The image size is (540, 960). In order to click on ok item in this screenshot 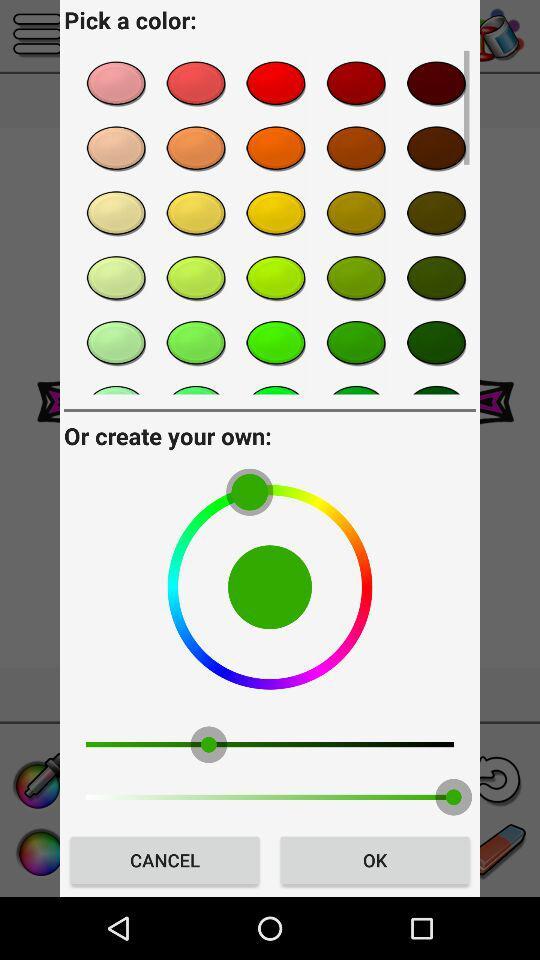, I will do `click(374, 859)`.